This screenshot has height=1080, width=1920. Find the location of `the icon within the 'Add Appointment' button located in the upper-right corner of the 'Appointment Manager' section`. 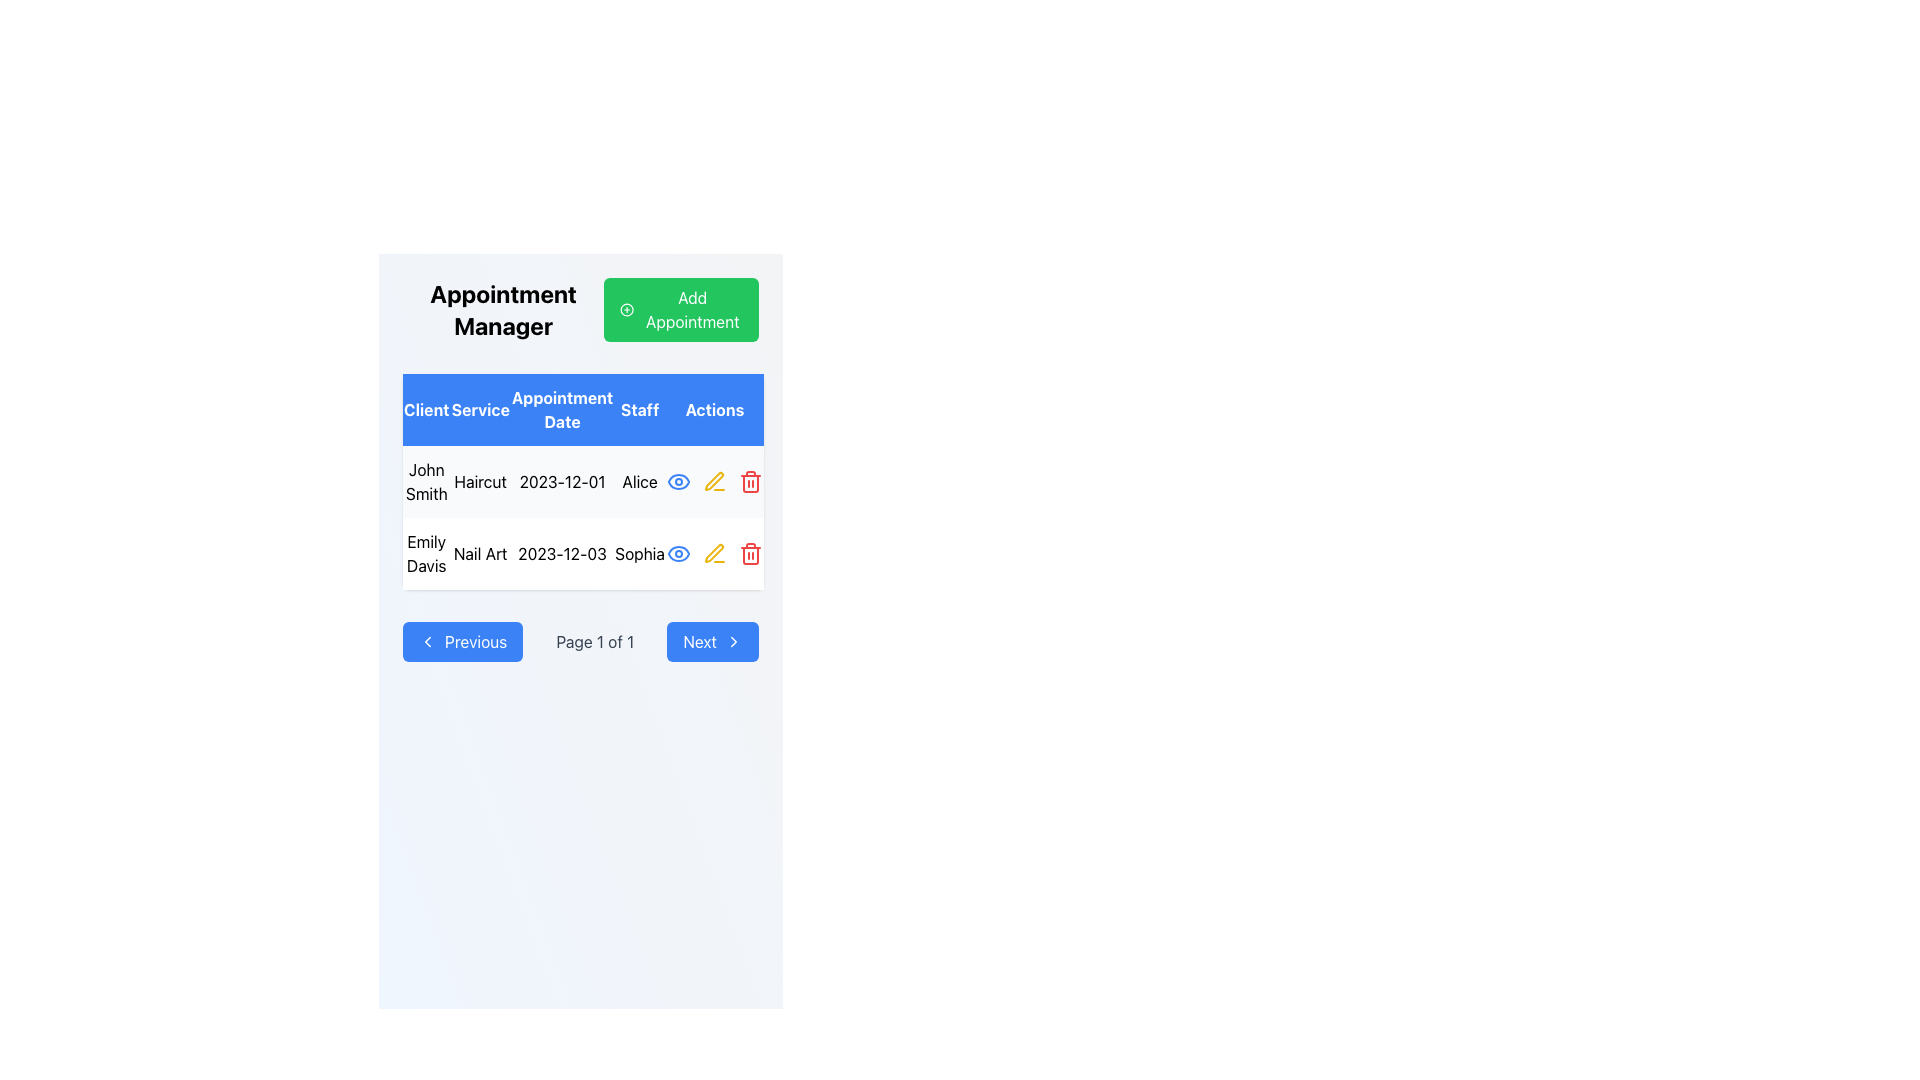

the icon within the 'Add Appointment' button located in the upper-right corner of the 'Appointment Manager' section is located at coordinates (626, 309).